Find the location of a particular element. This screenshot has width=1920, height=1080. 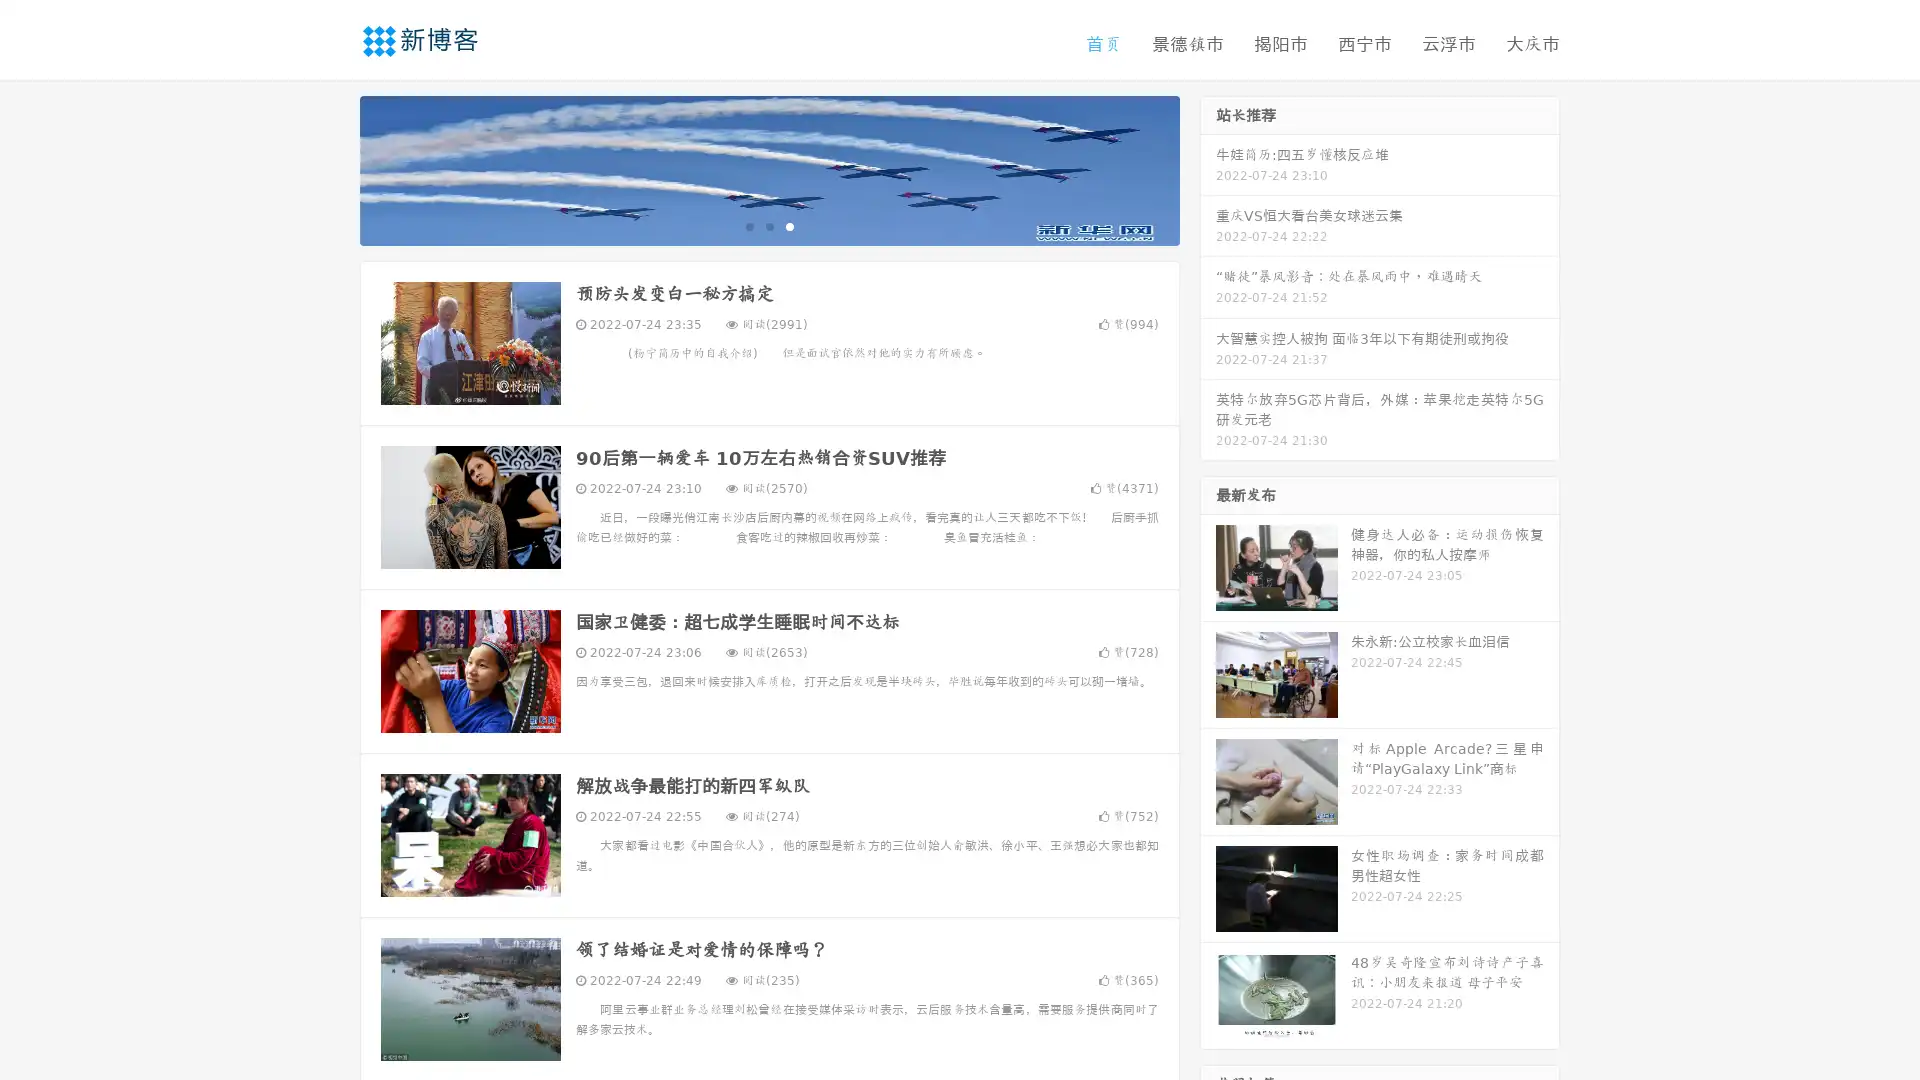

Previous slide is located at coordinates (330, 168).